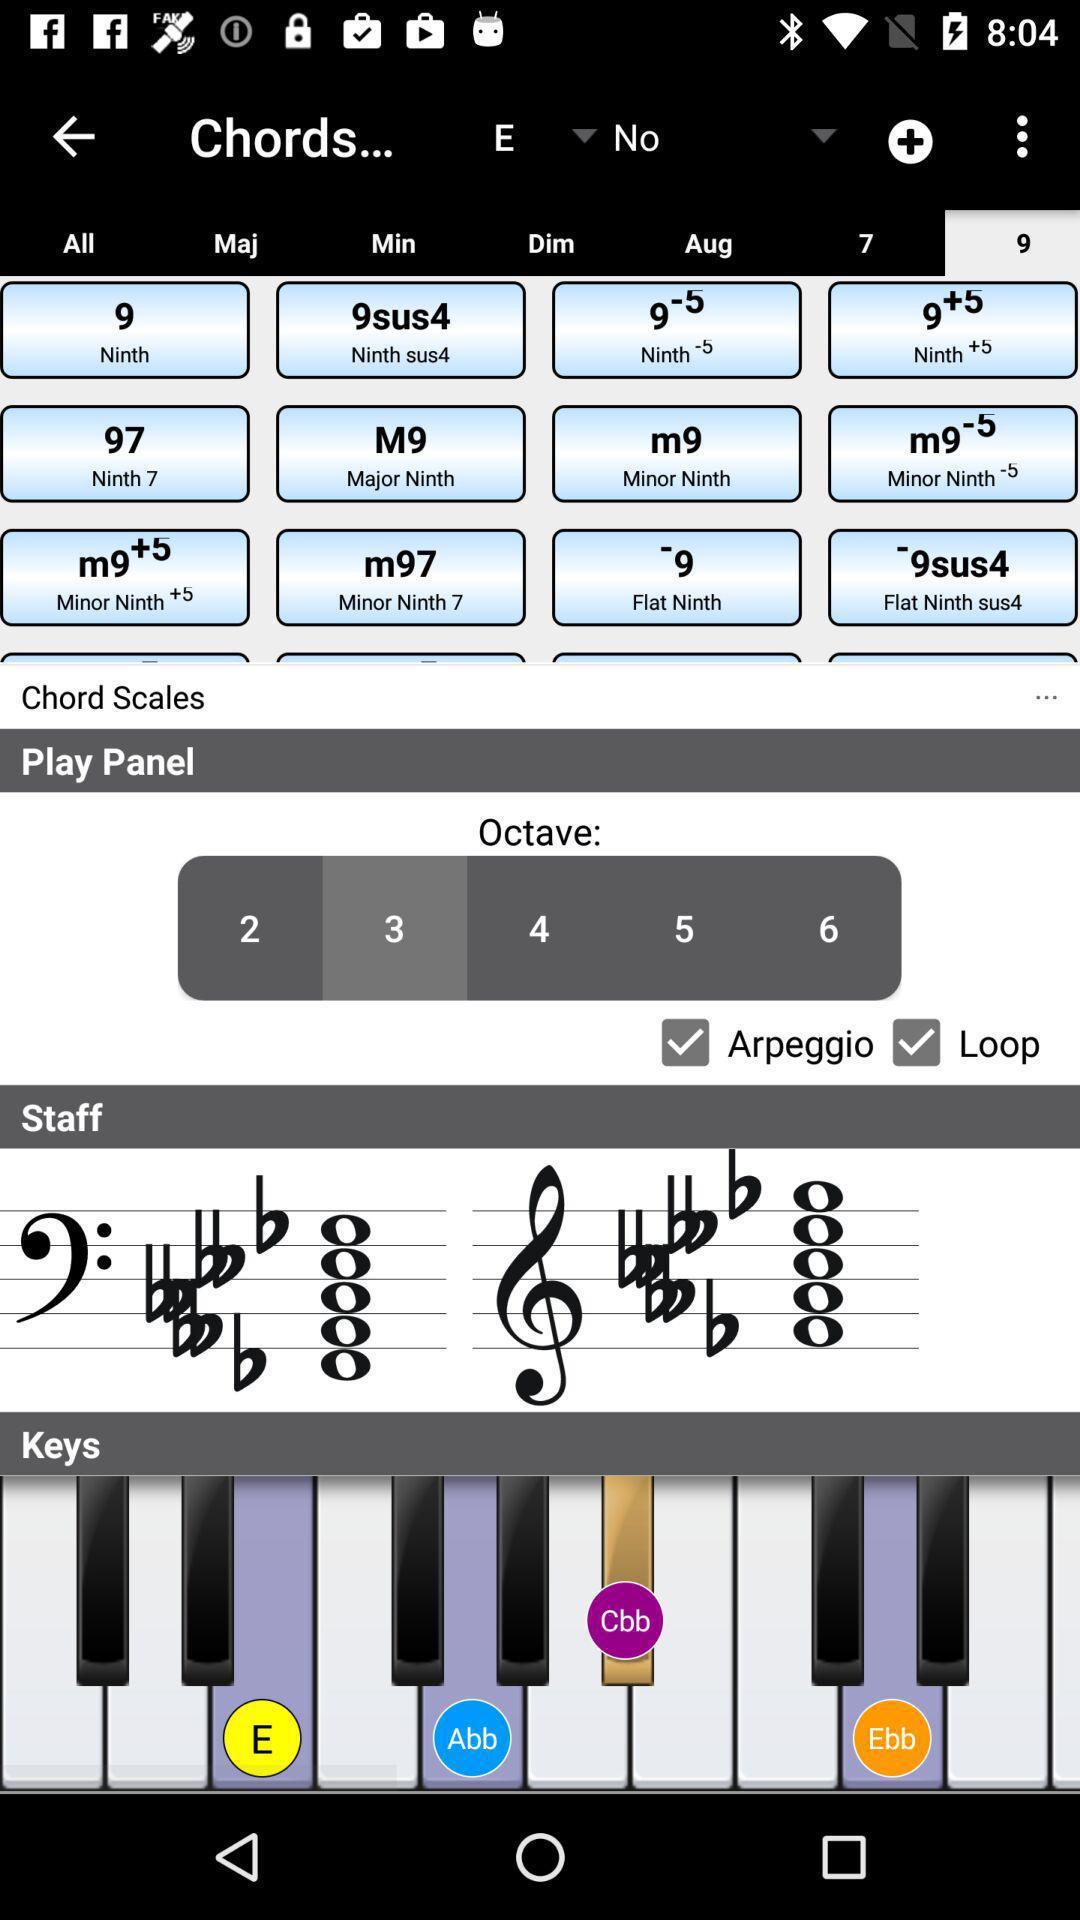 The width and height of the screenshot is (1080, 1920). I want to click on the 4 icon, so click(538, 927).